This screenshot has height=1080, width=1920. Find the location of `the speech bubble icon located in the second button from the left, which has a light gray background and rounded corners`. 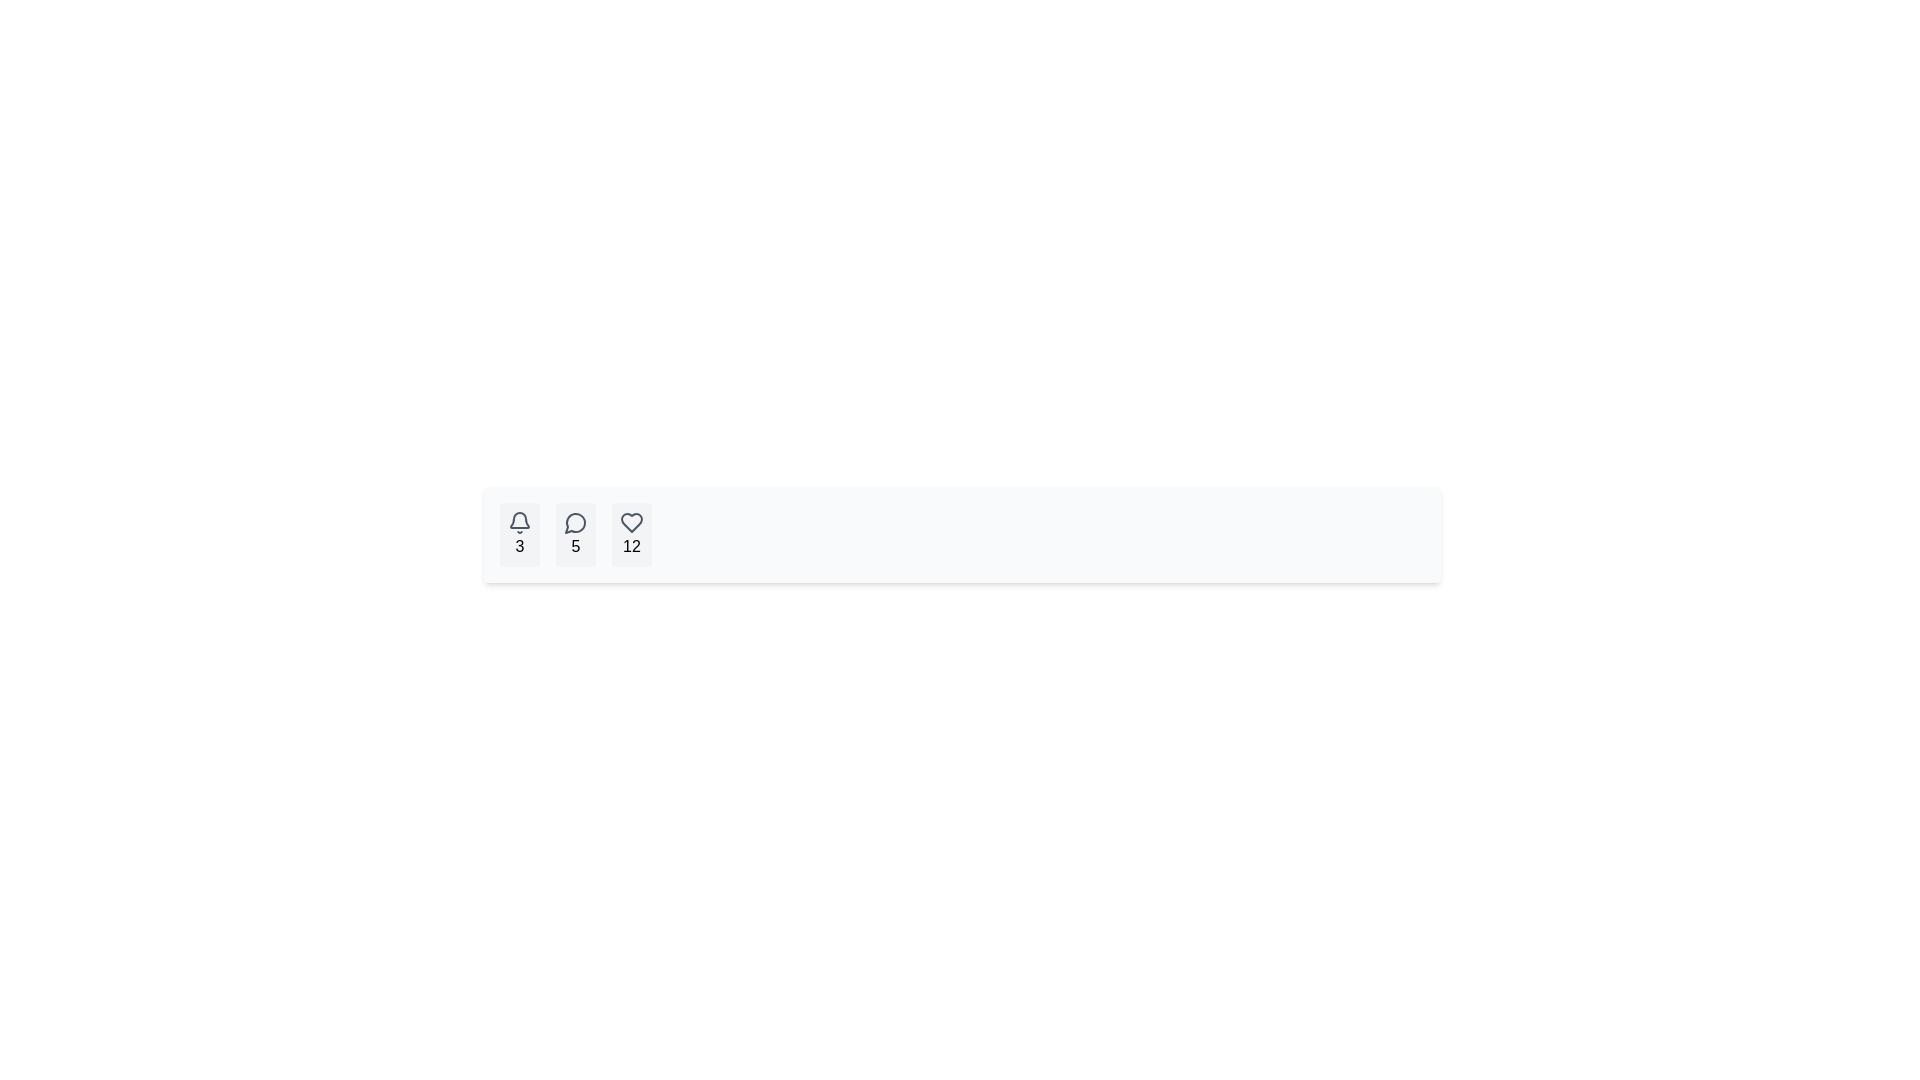

the speech bubble icon located in the second button from the left, which has a light gray background and rounded corners is located at coordinates (574, 522).